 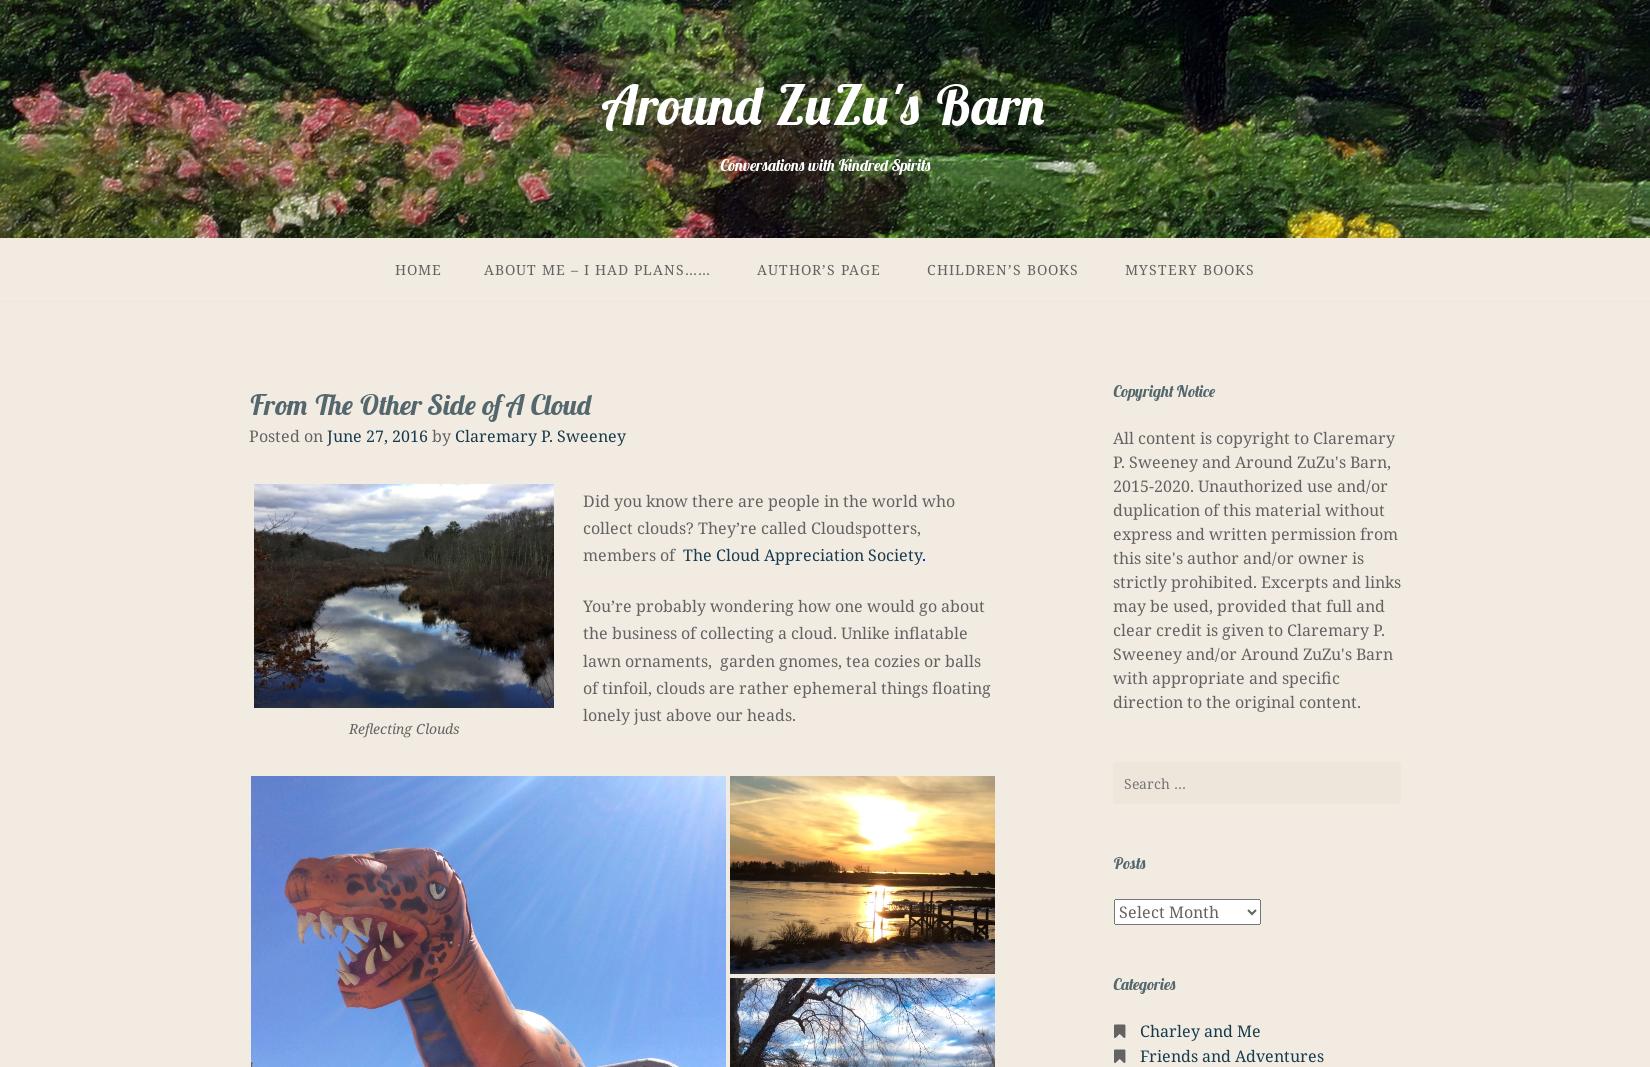 I want to click on 'Posted on', so click(x=248, y=434).